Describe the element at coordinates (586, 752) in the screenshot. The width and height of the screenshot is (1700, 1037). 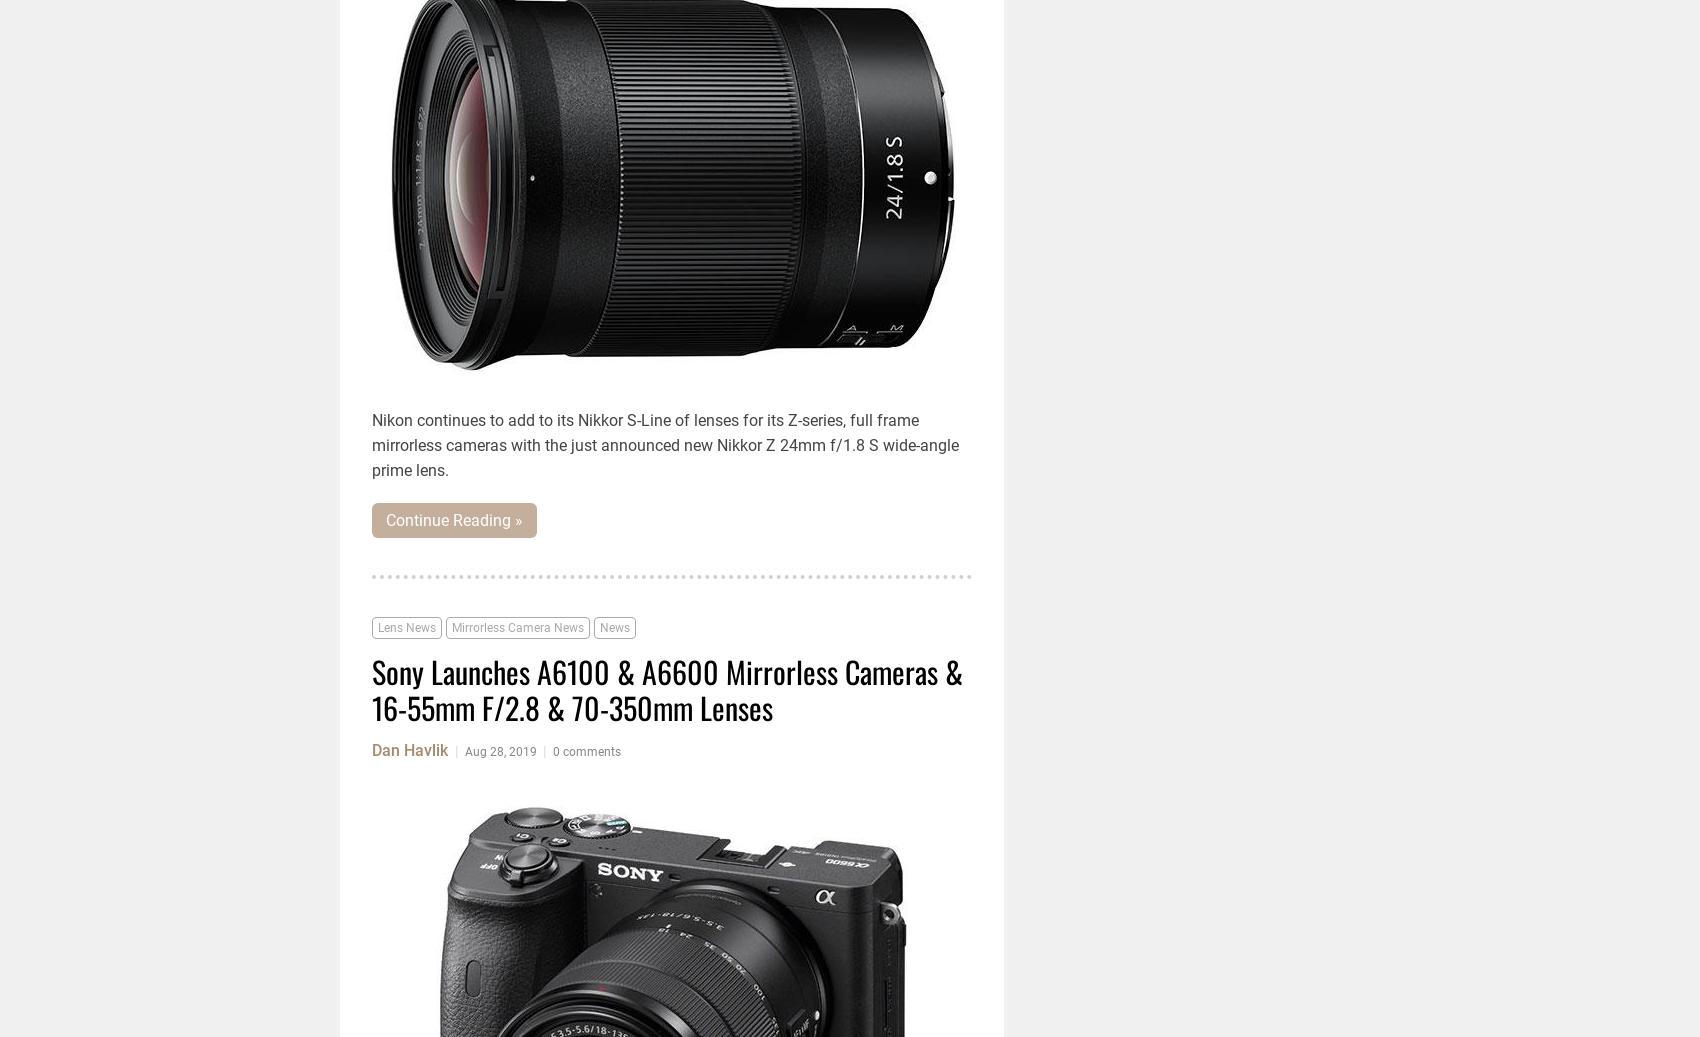
I see `'0 comments'` at that location.